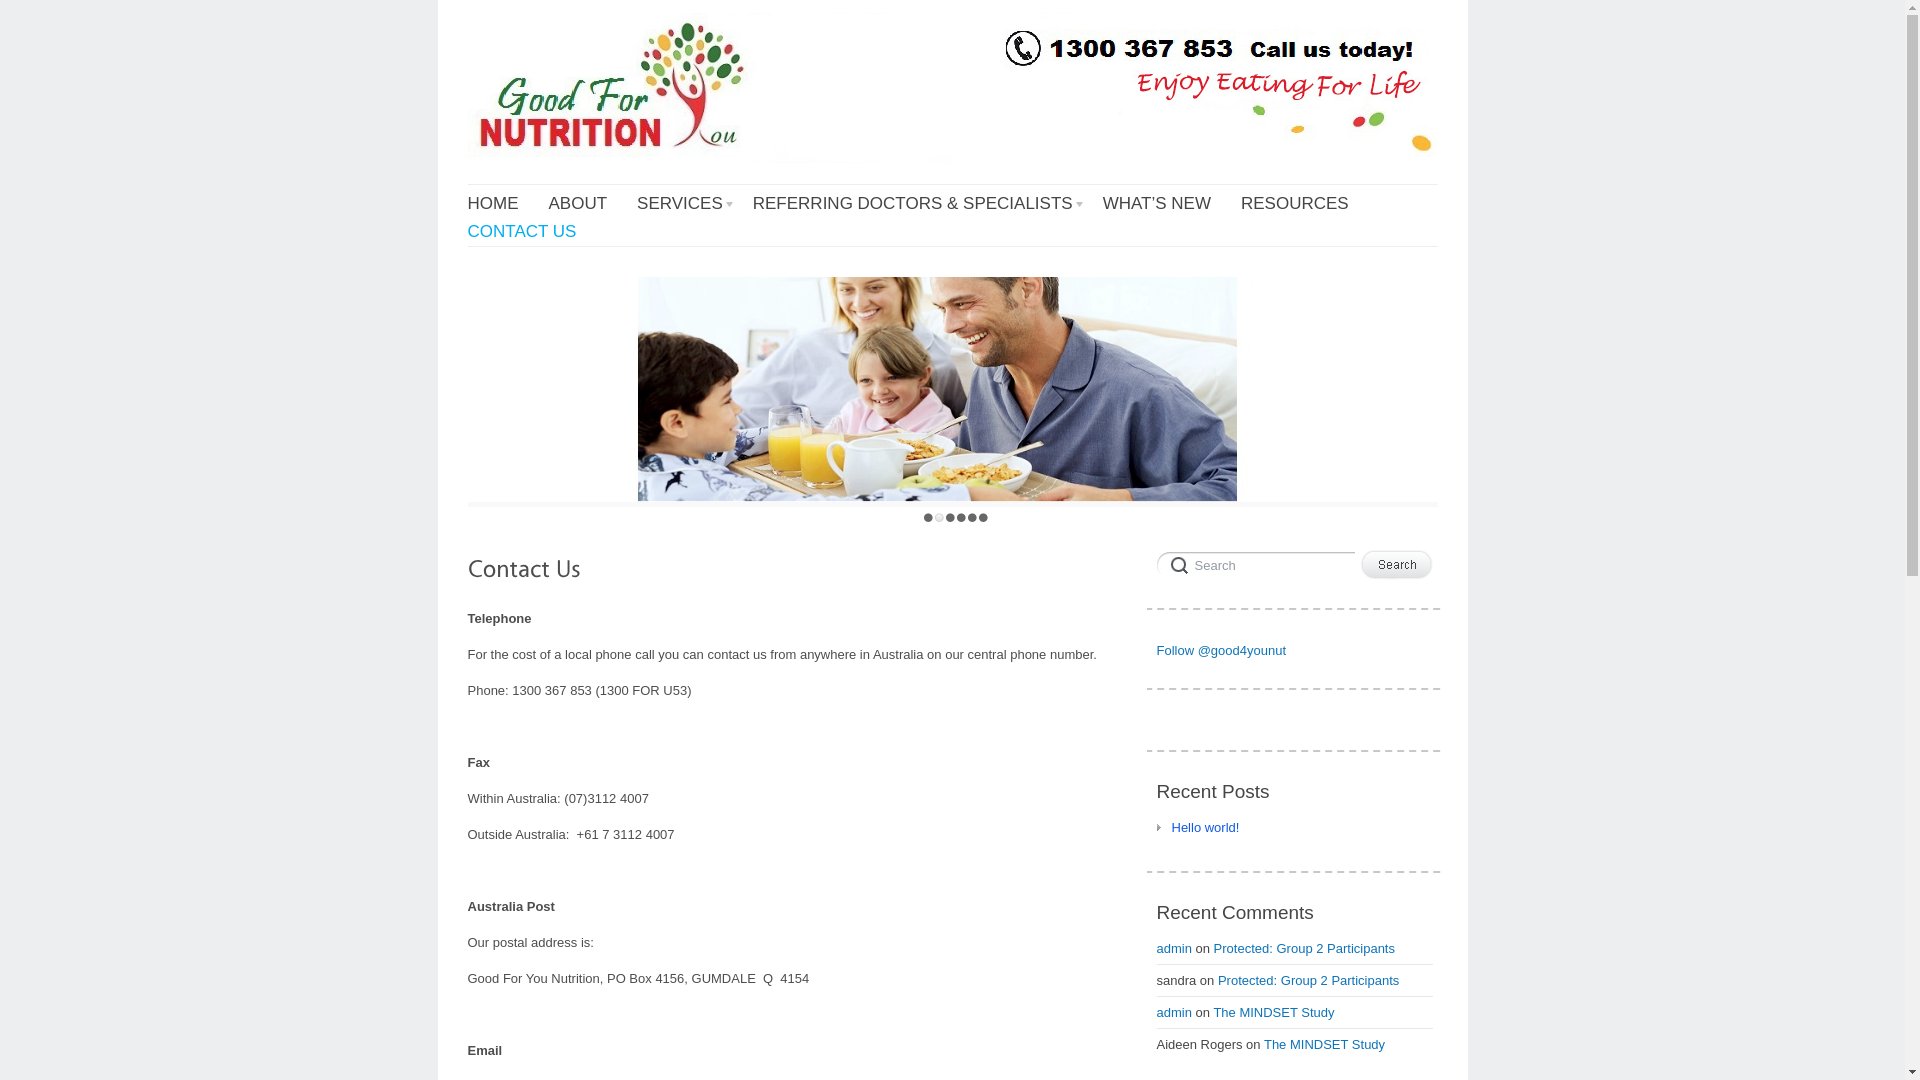 The width and height of the screenshot is (1920, 1080). I want to click on 'The MINDSET Study', so click(1324, 1043).